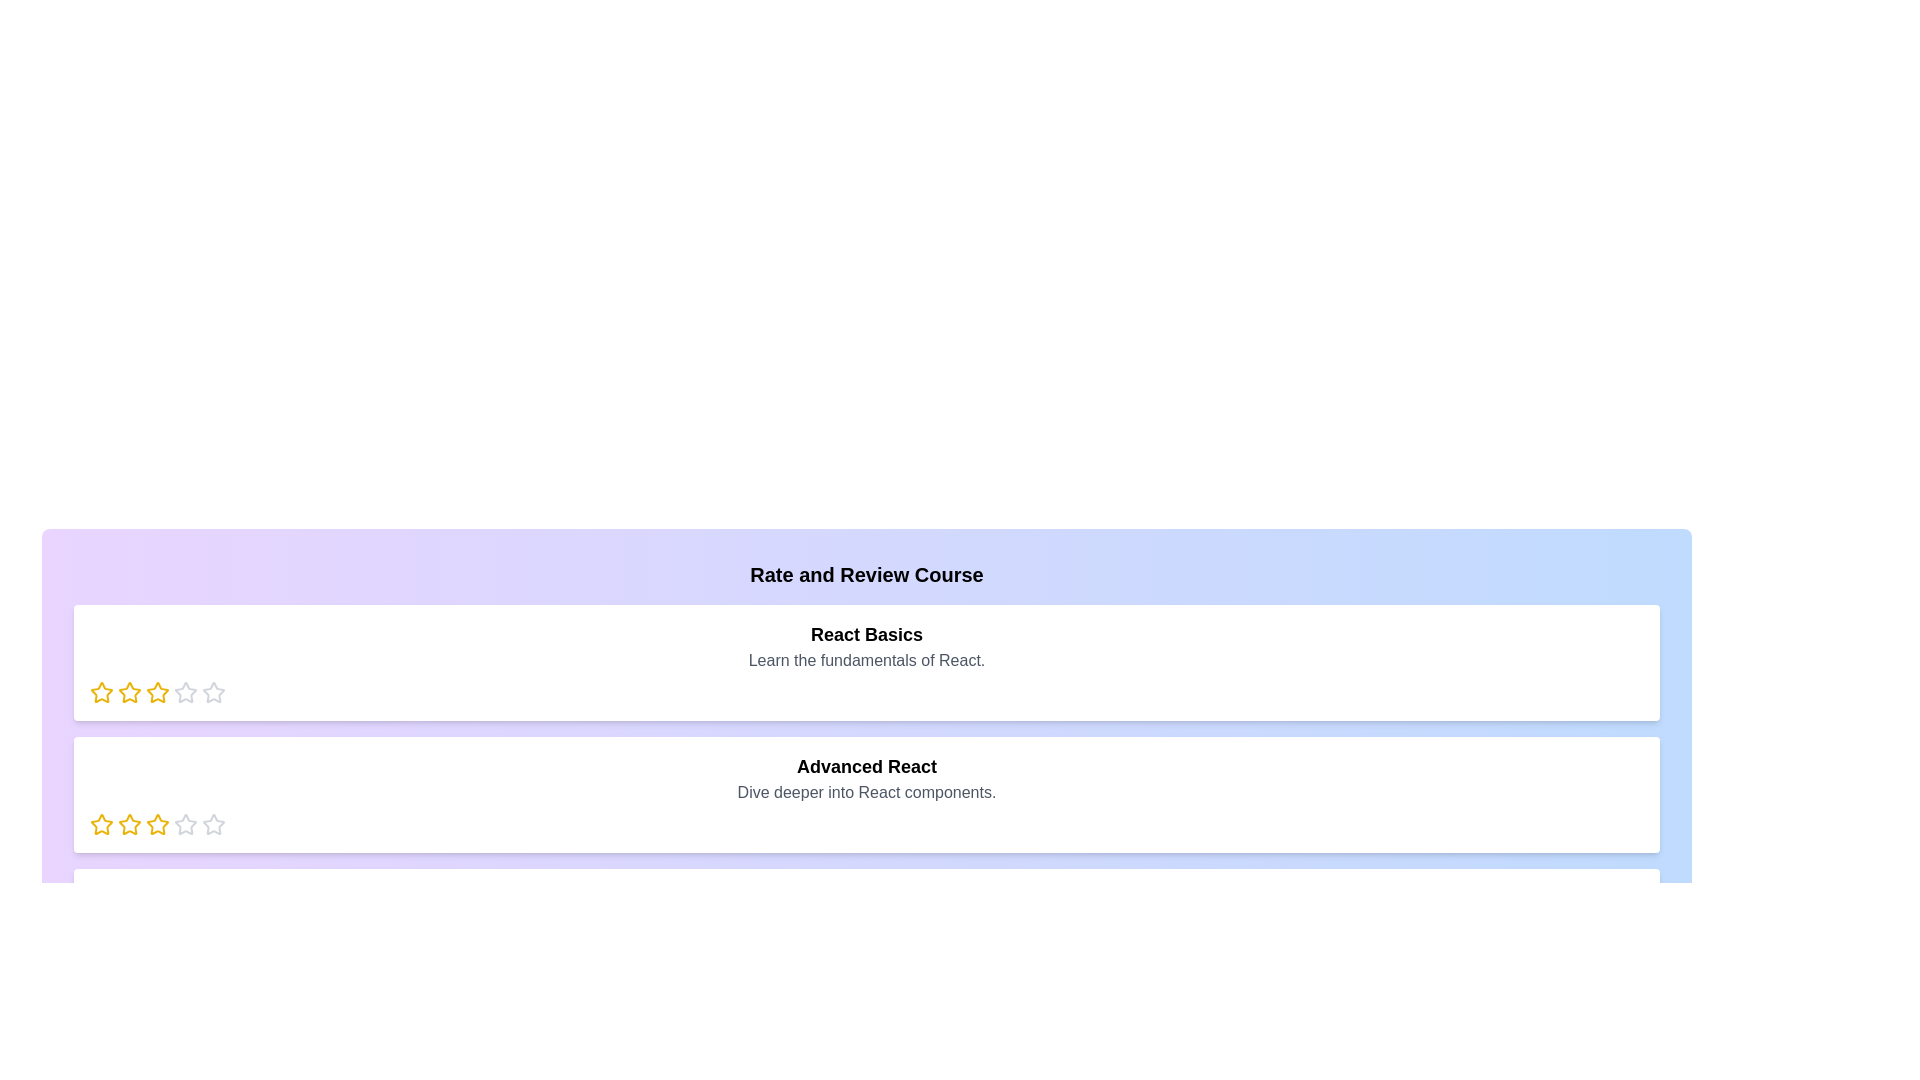  I want to click on the last Interactive Star Icon in the second row of stars within the 'Advanced React' rating section, so click(186, 825).